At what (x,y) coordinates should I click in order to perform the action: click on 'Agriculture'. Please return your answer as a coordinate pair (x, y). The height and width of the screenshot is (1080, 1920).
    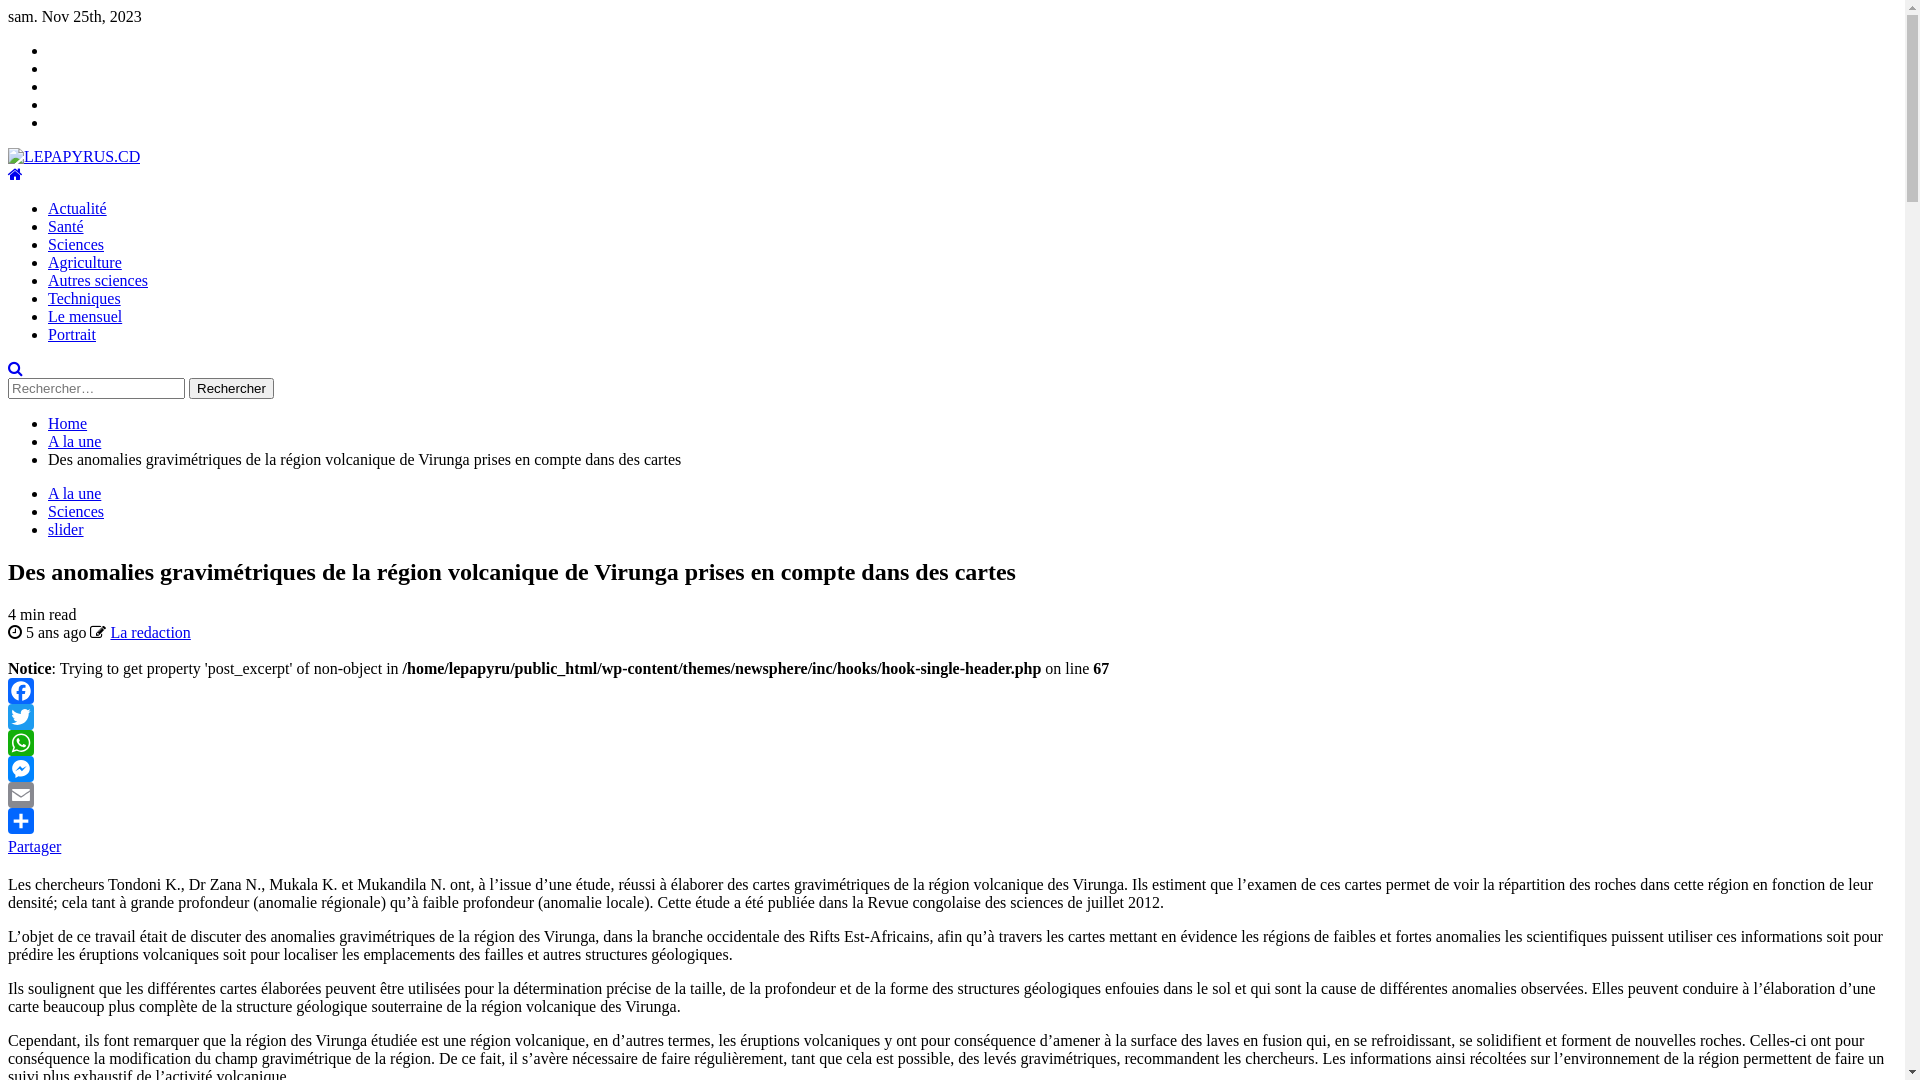
    Looking at the image, I should click on (48, 261).